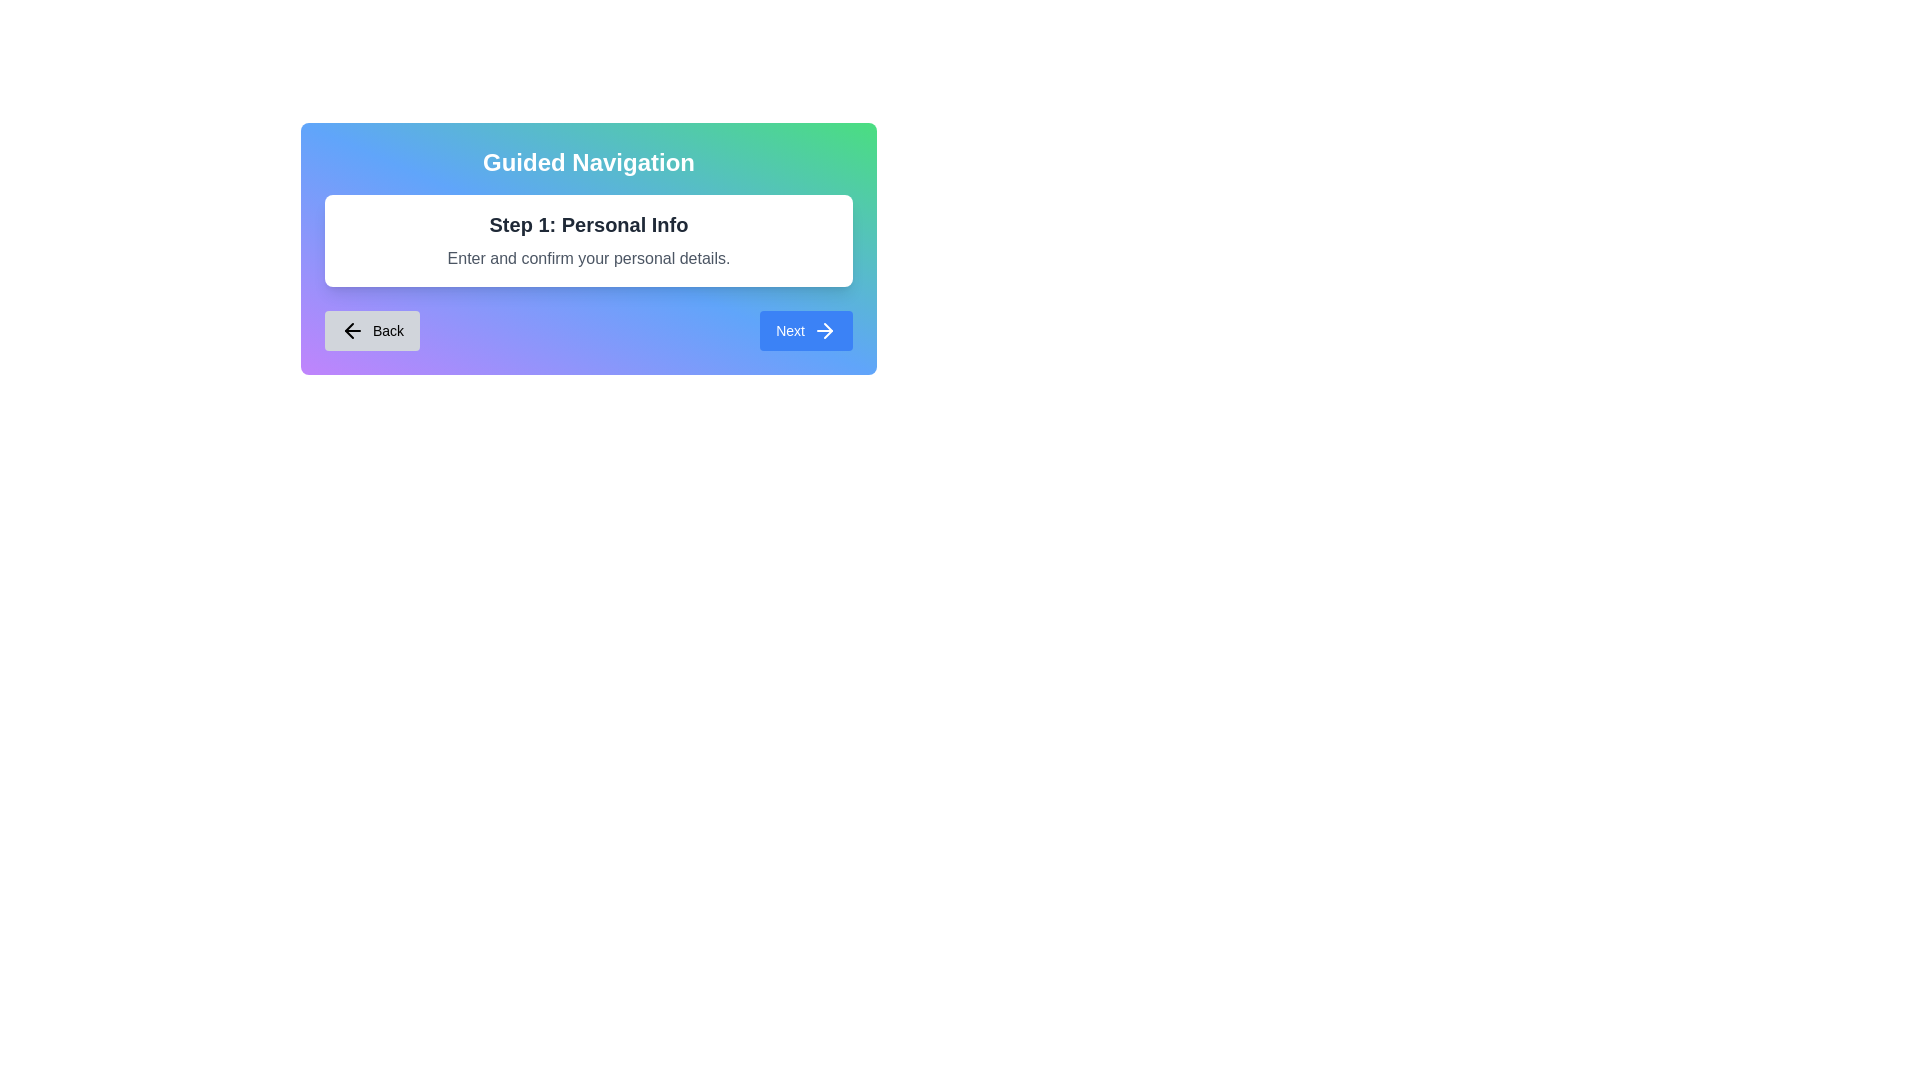 The height and width of the screenshot is (1080, 1920). Describe the element at coordinates (372, 330) in the screenshot. I see `the 'Back' button to navigate to the previous step` at that location.